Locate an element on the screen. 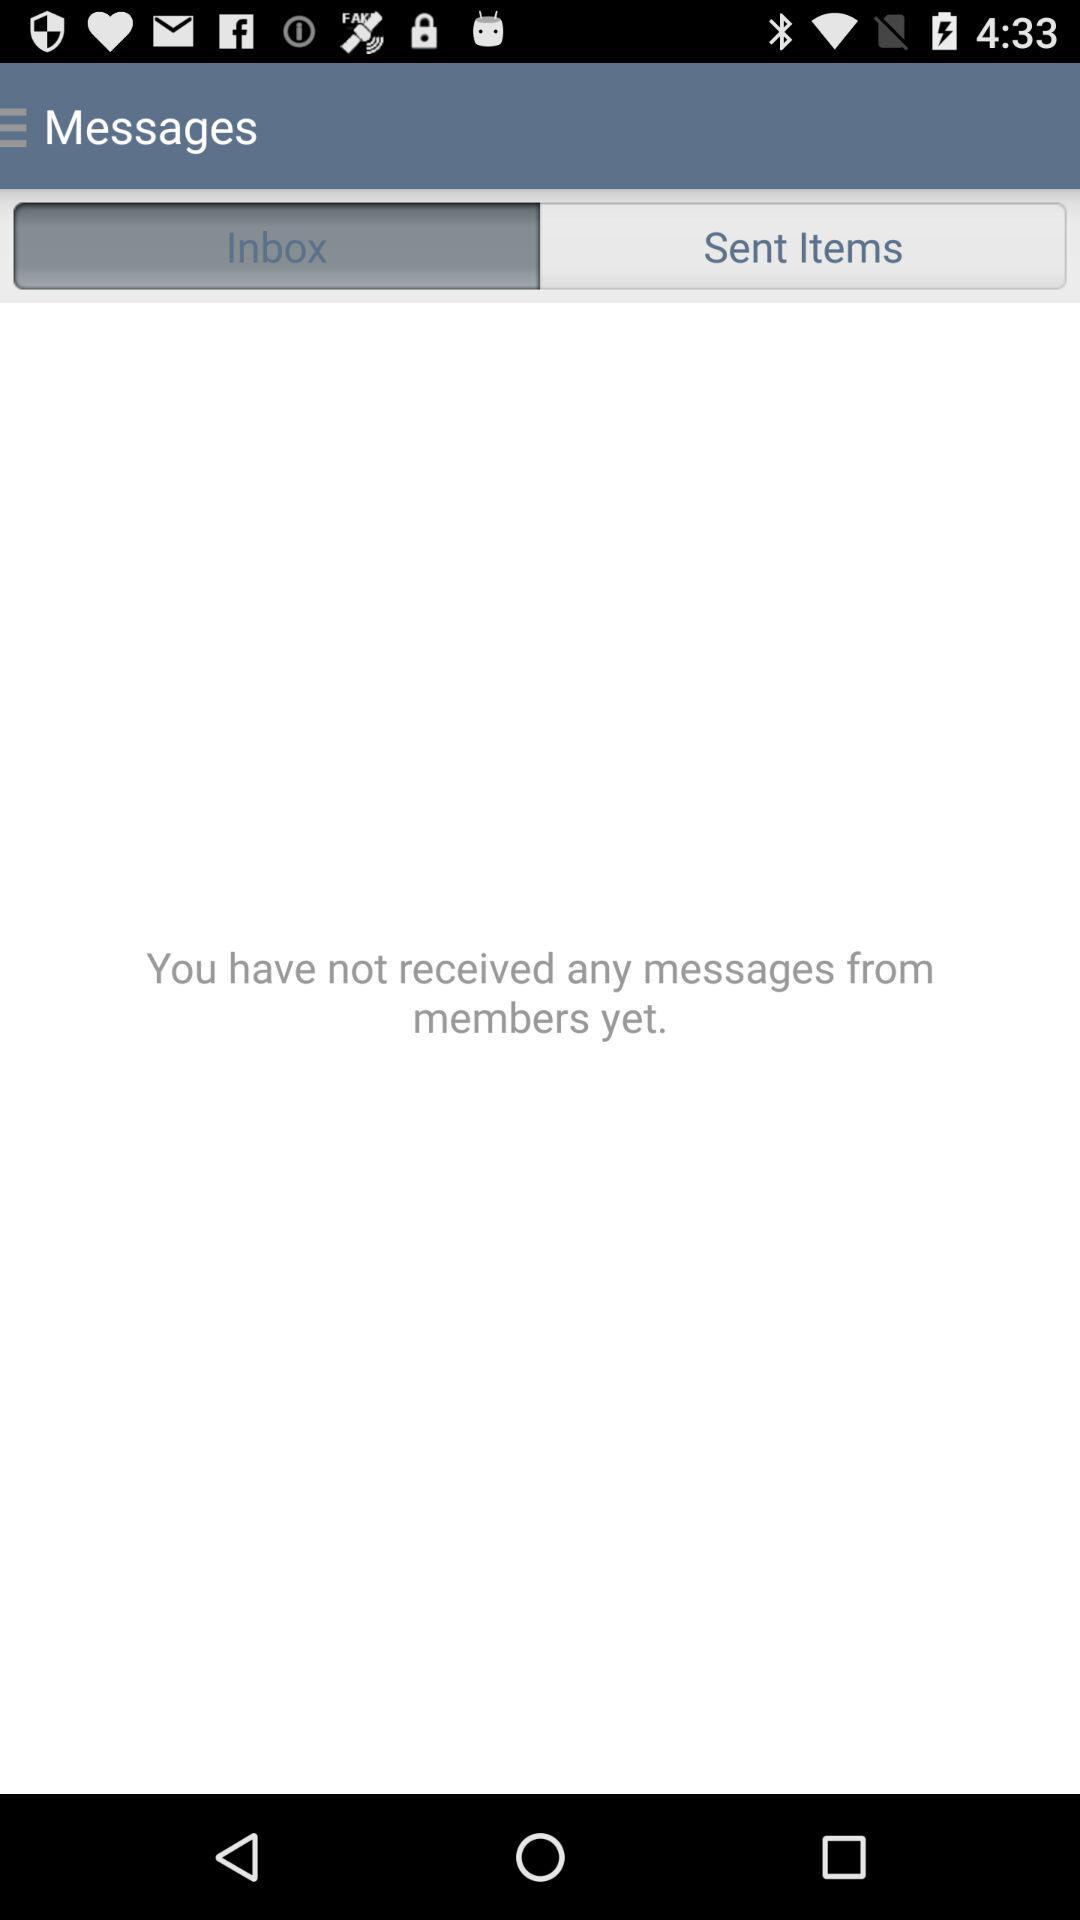 The image size is (1080, 1920). the radio button to the right of the inbox radio button is located at coordinates (802, 244).